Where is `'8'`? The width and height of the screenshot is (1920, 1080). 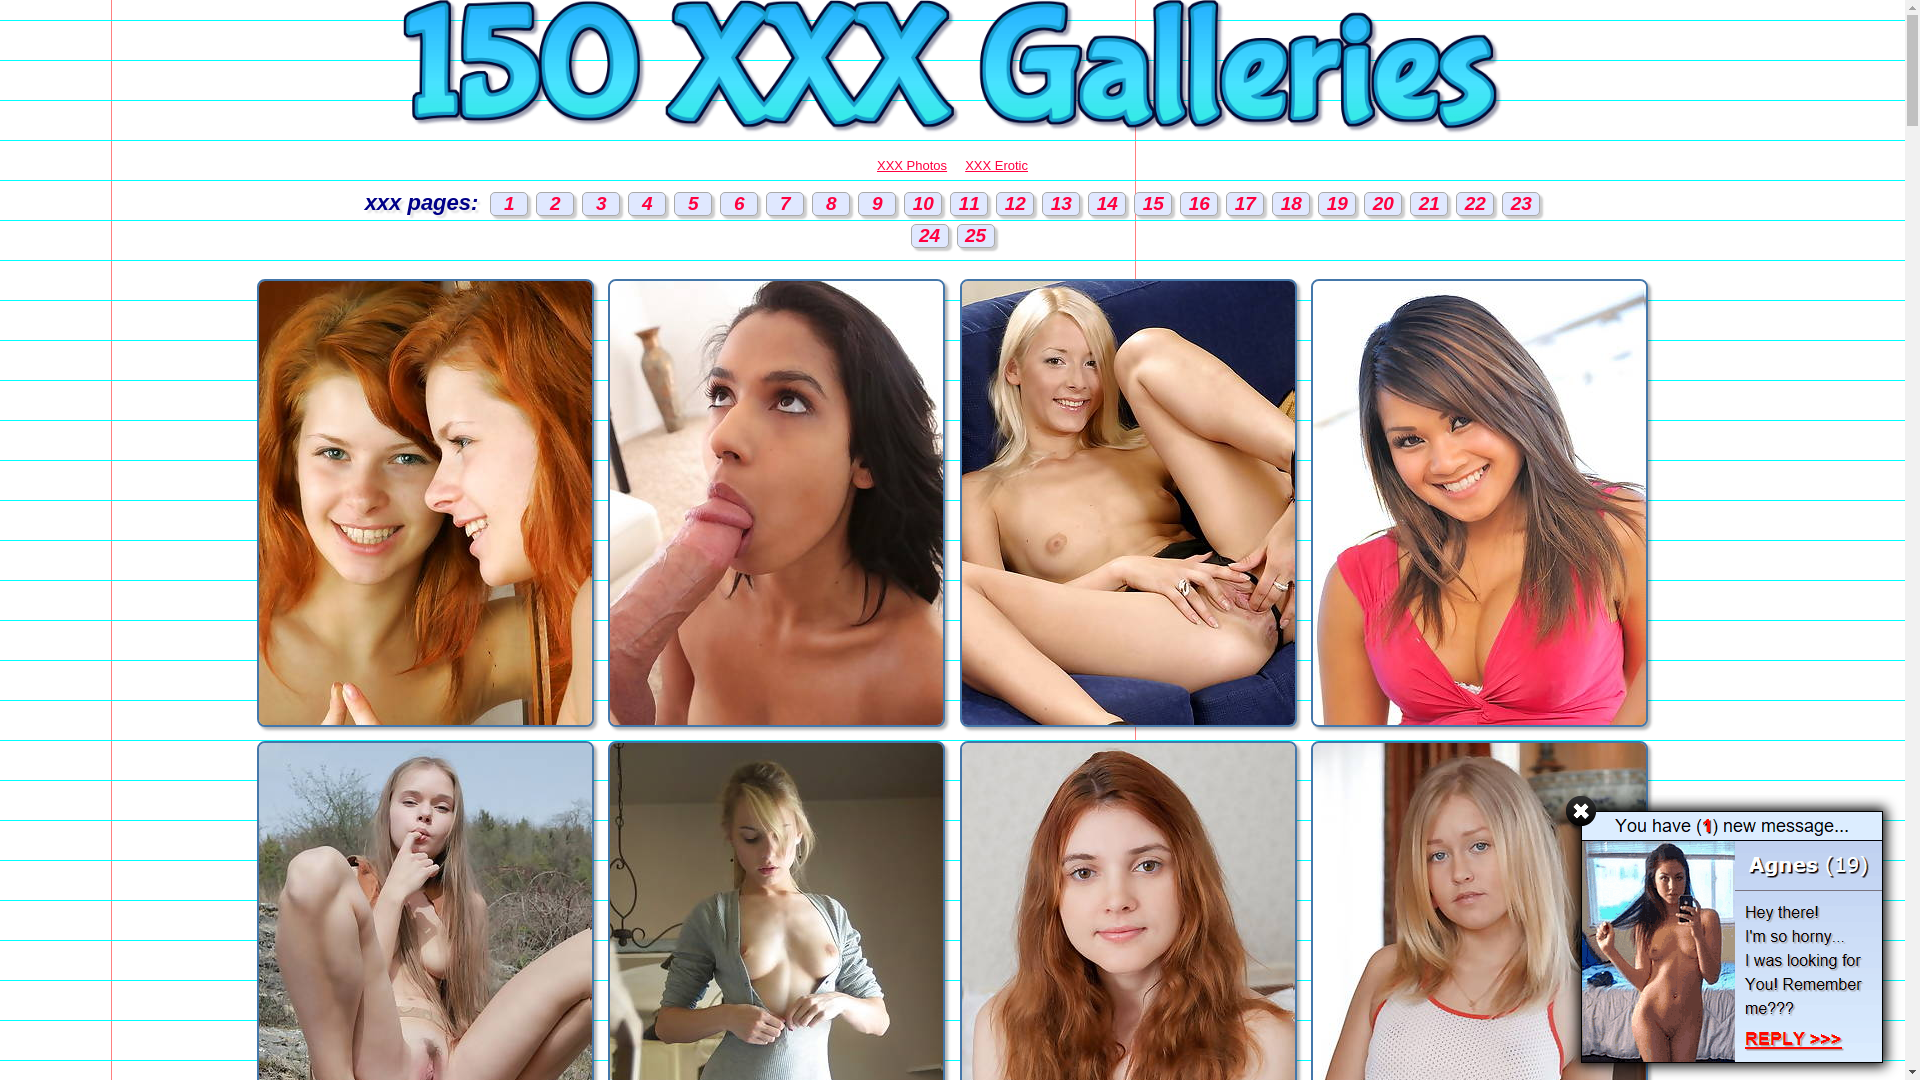
'8' is located at coordinates (811, 204).